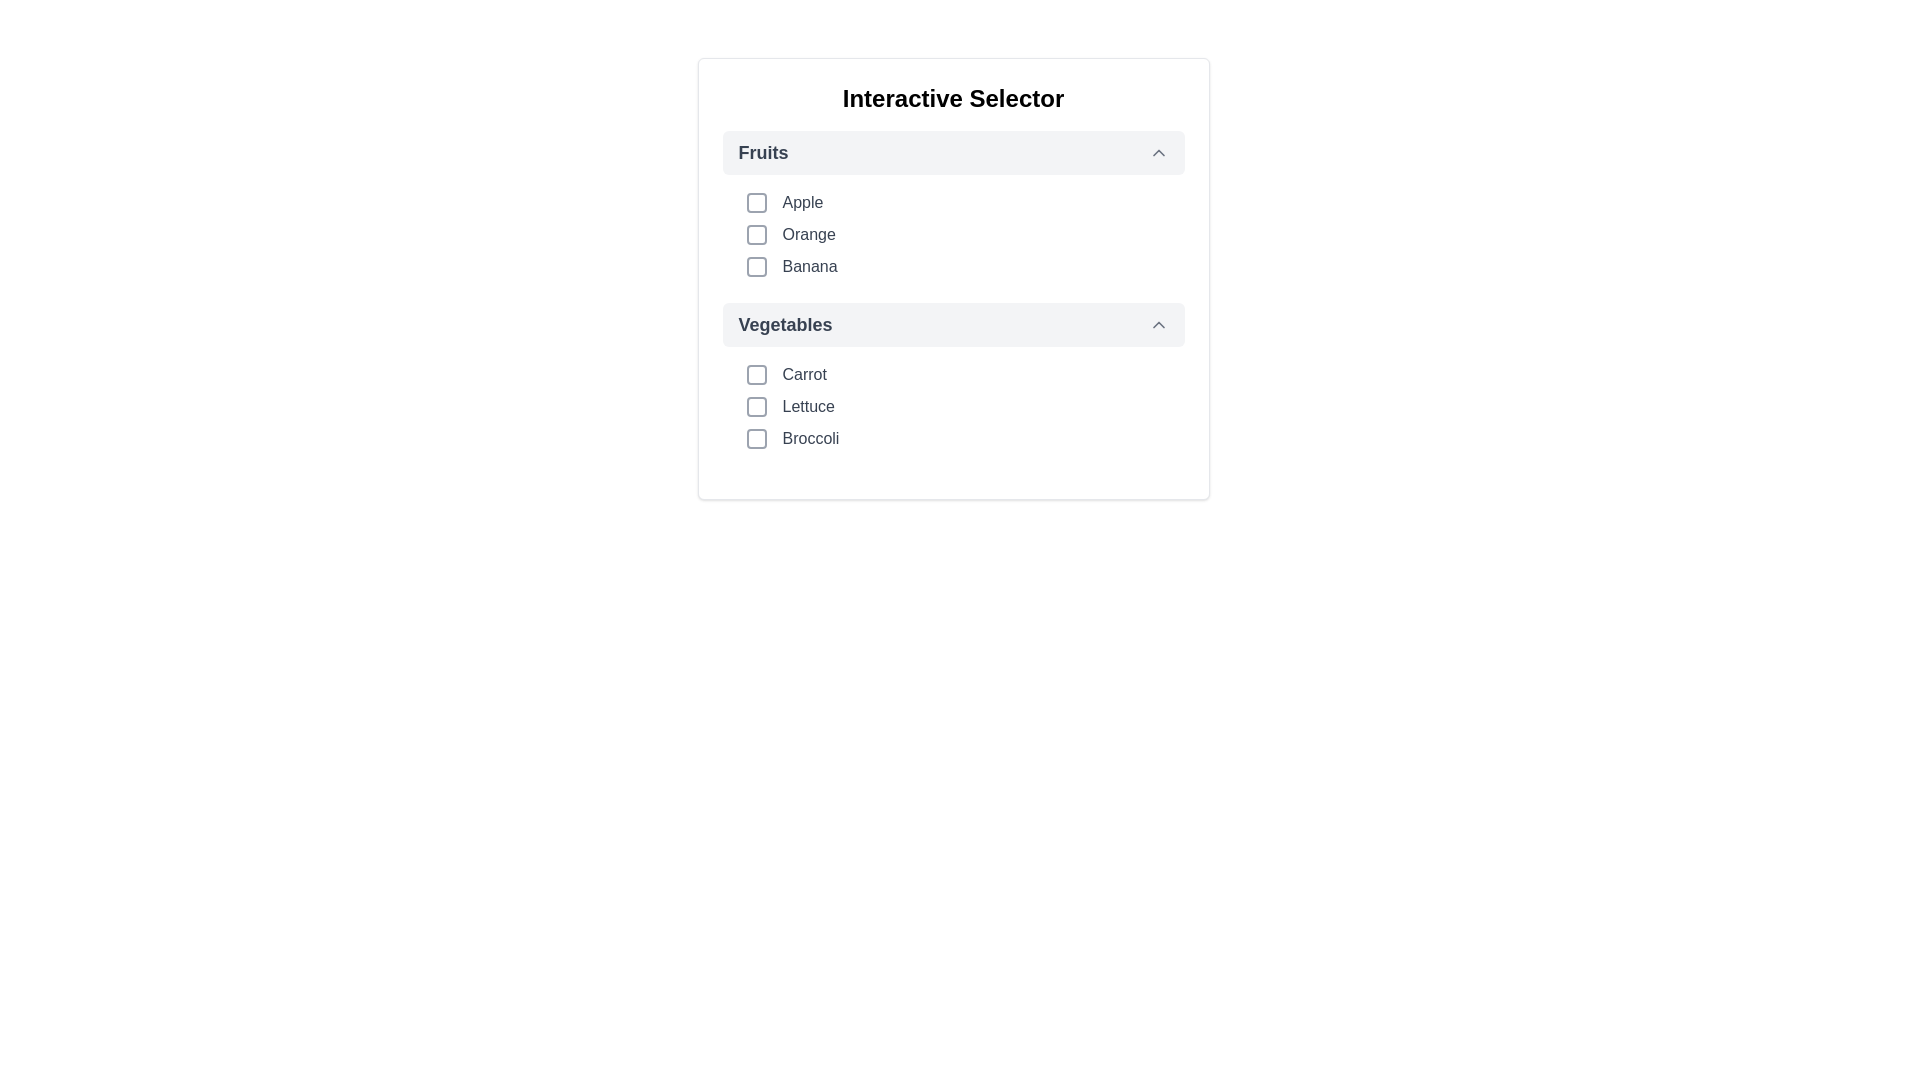 This screenshot has width=1920, height=1080. I want to click on the 'Carrot' checkbox within the 'Vegetables' section, so click(965, 374).